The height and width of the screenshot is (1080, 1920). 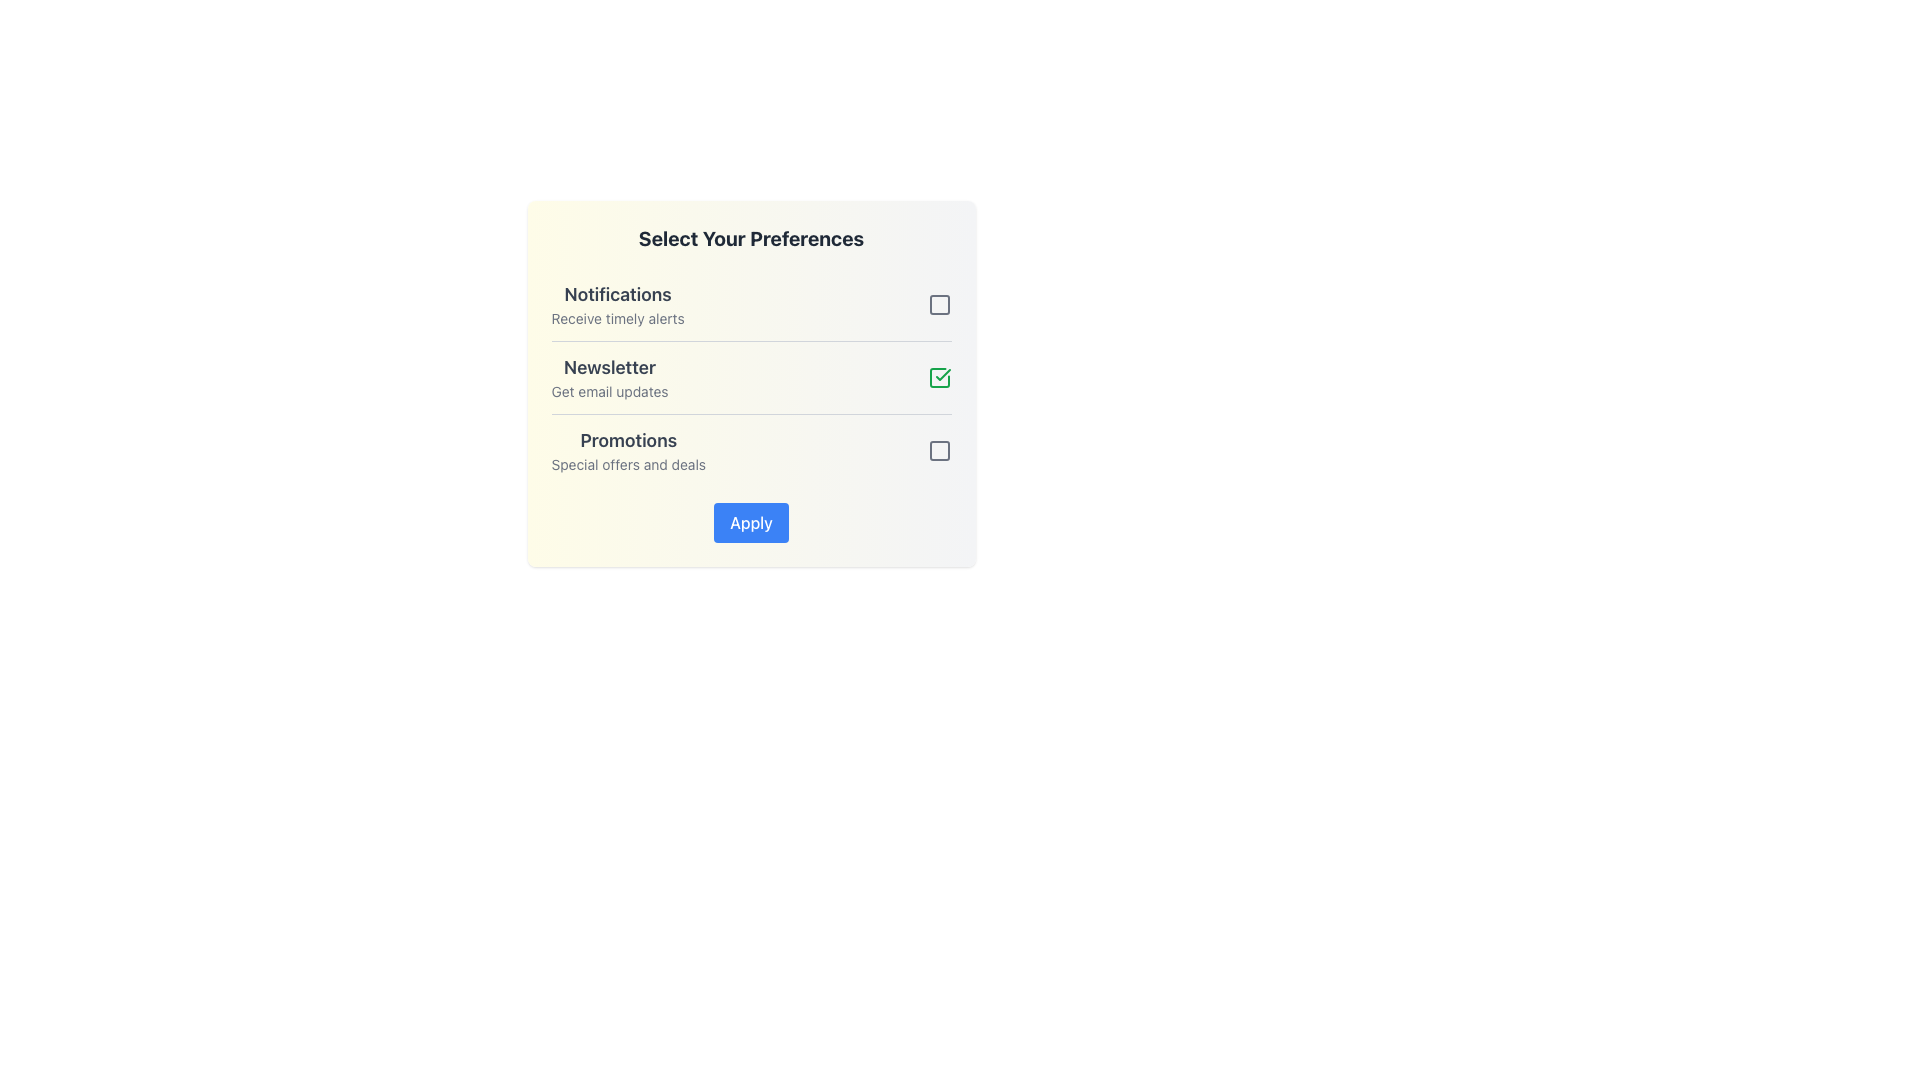 What do you see at coordinates (617, 318) in the screenshot?
I see `the static text element that reads 'Receive timely alerts', which is styled in light gray and positioned below the 'Notifications' heading` at bounding box center [617, 318].